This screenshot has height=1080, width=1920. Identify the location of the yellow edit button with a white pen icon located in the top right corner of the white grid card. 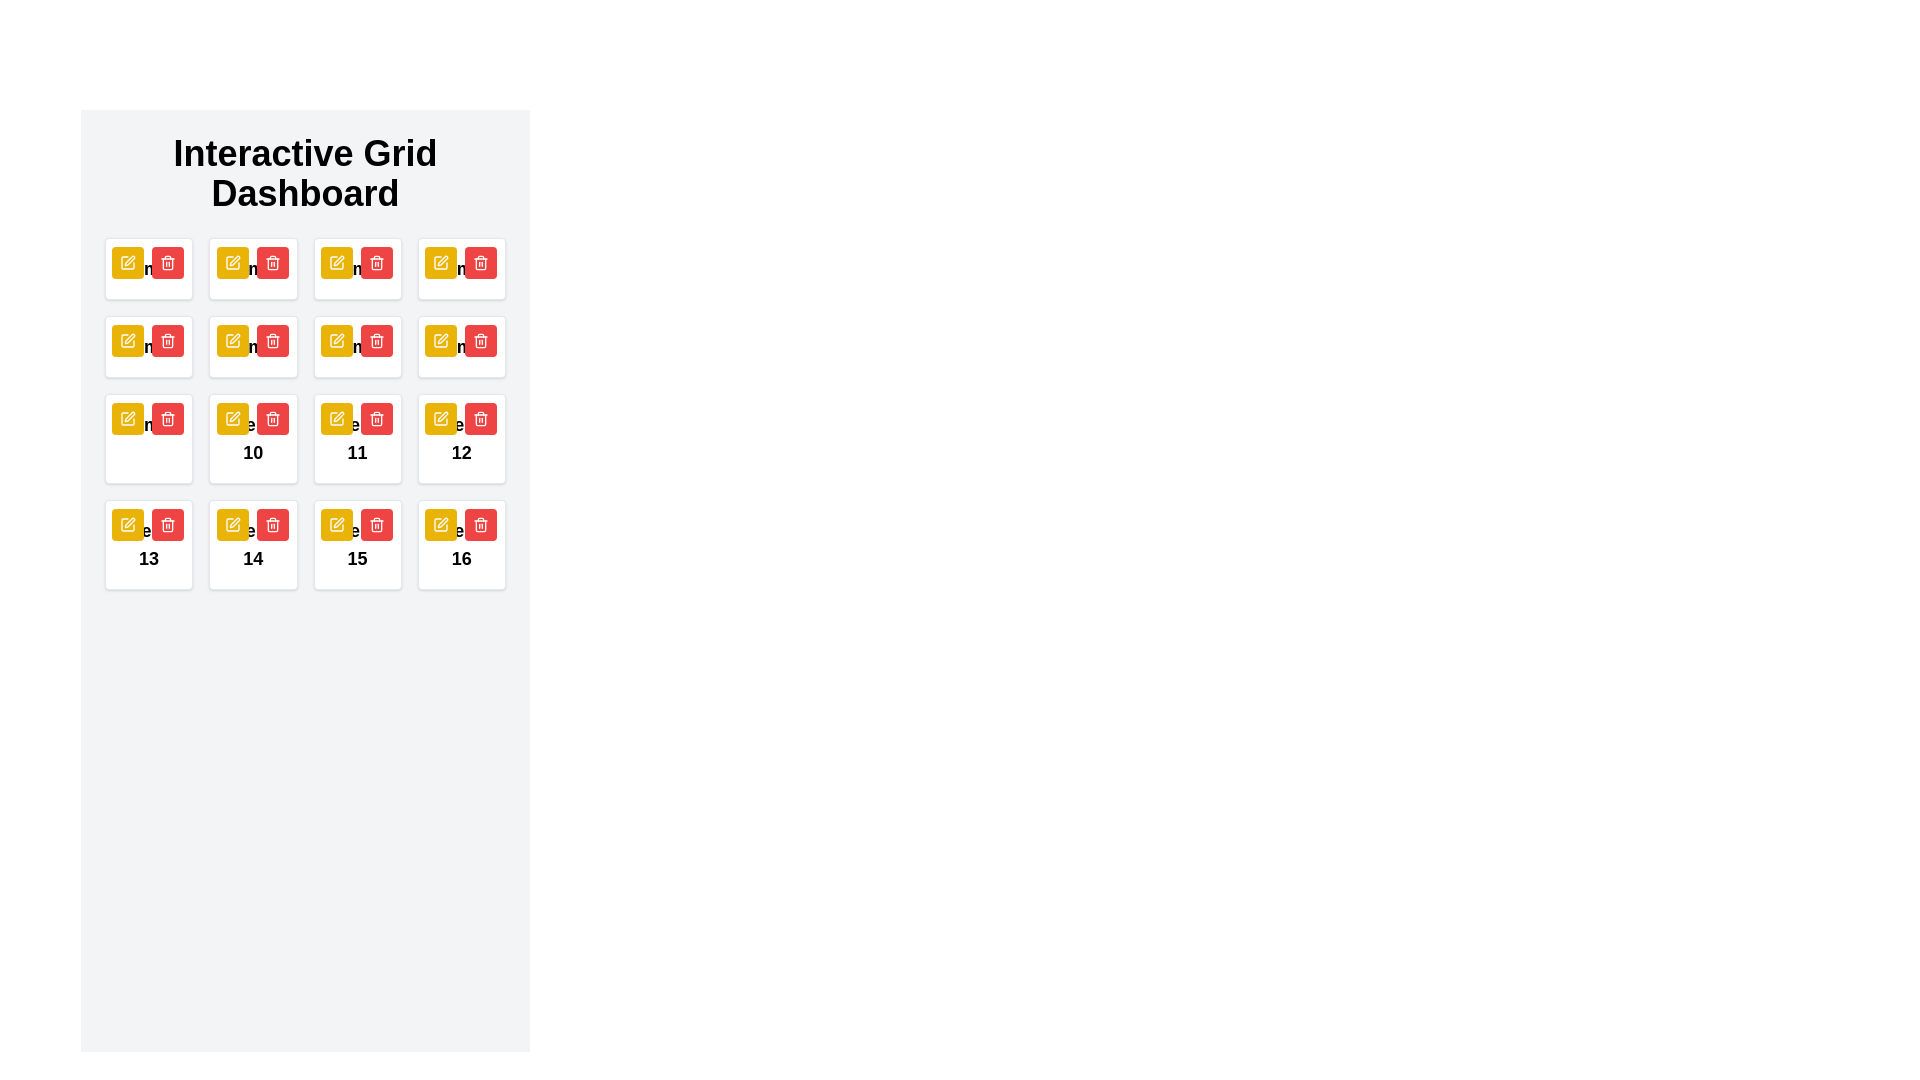
(336, 418).